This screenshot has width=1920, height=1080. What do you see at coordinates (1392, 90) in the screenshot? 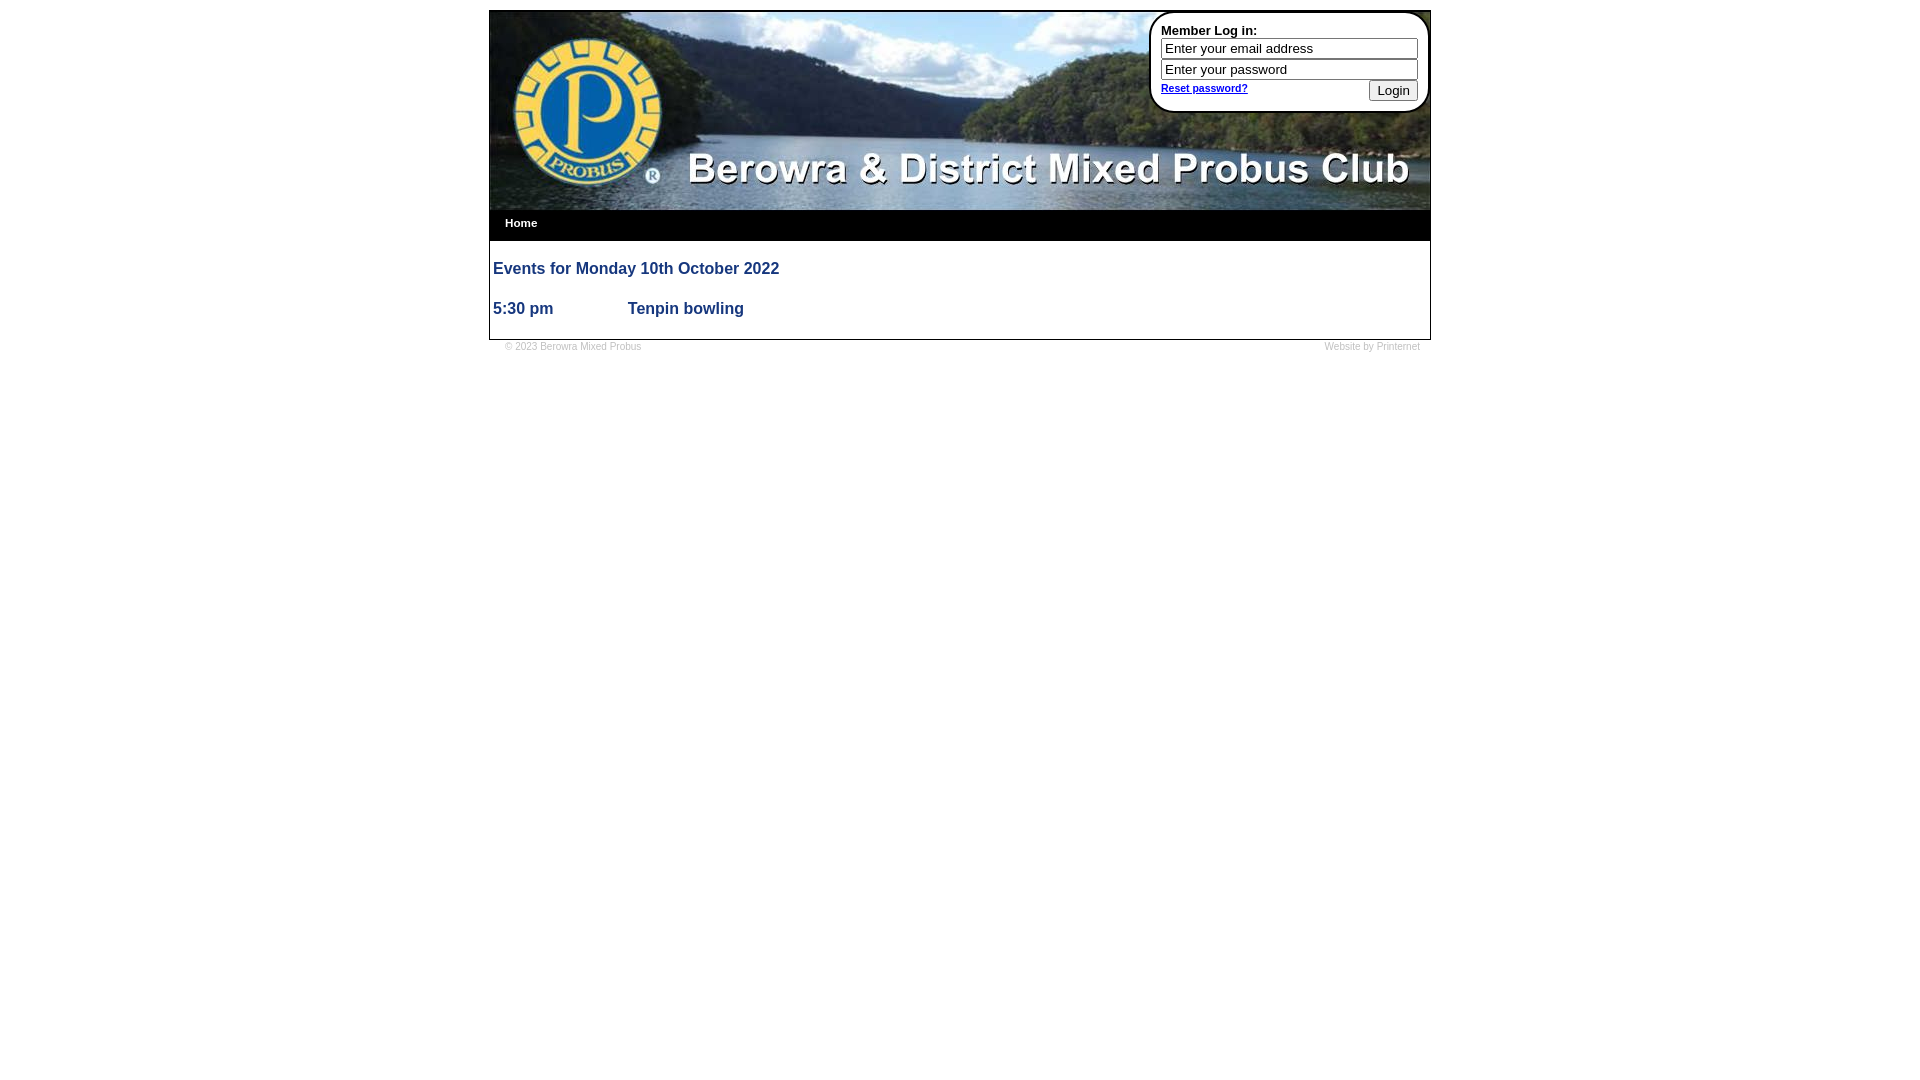
I see `'Login'` at bounding box center [1392, 90].